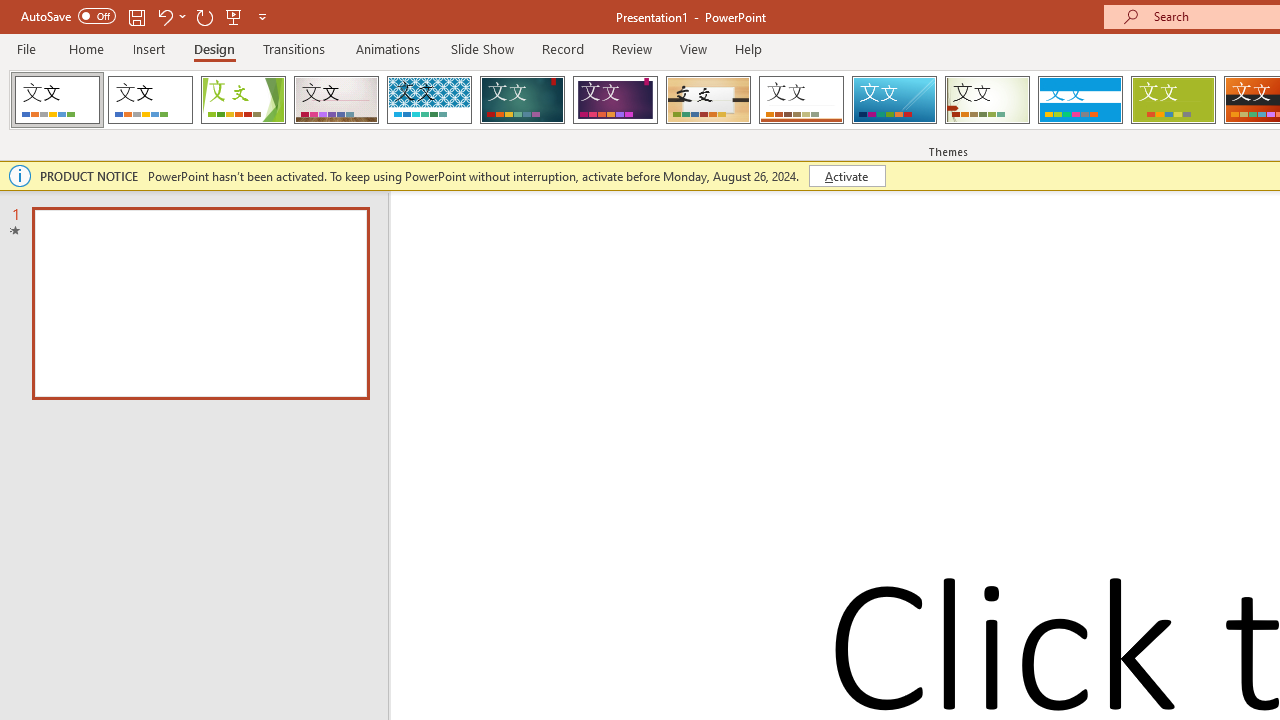 Image resolution: width=1280 pixels, height=720 pixels. Describe the element at coordinates (708, 100) in the screenshot. I see `'Organic'` at that location.